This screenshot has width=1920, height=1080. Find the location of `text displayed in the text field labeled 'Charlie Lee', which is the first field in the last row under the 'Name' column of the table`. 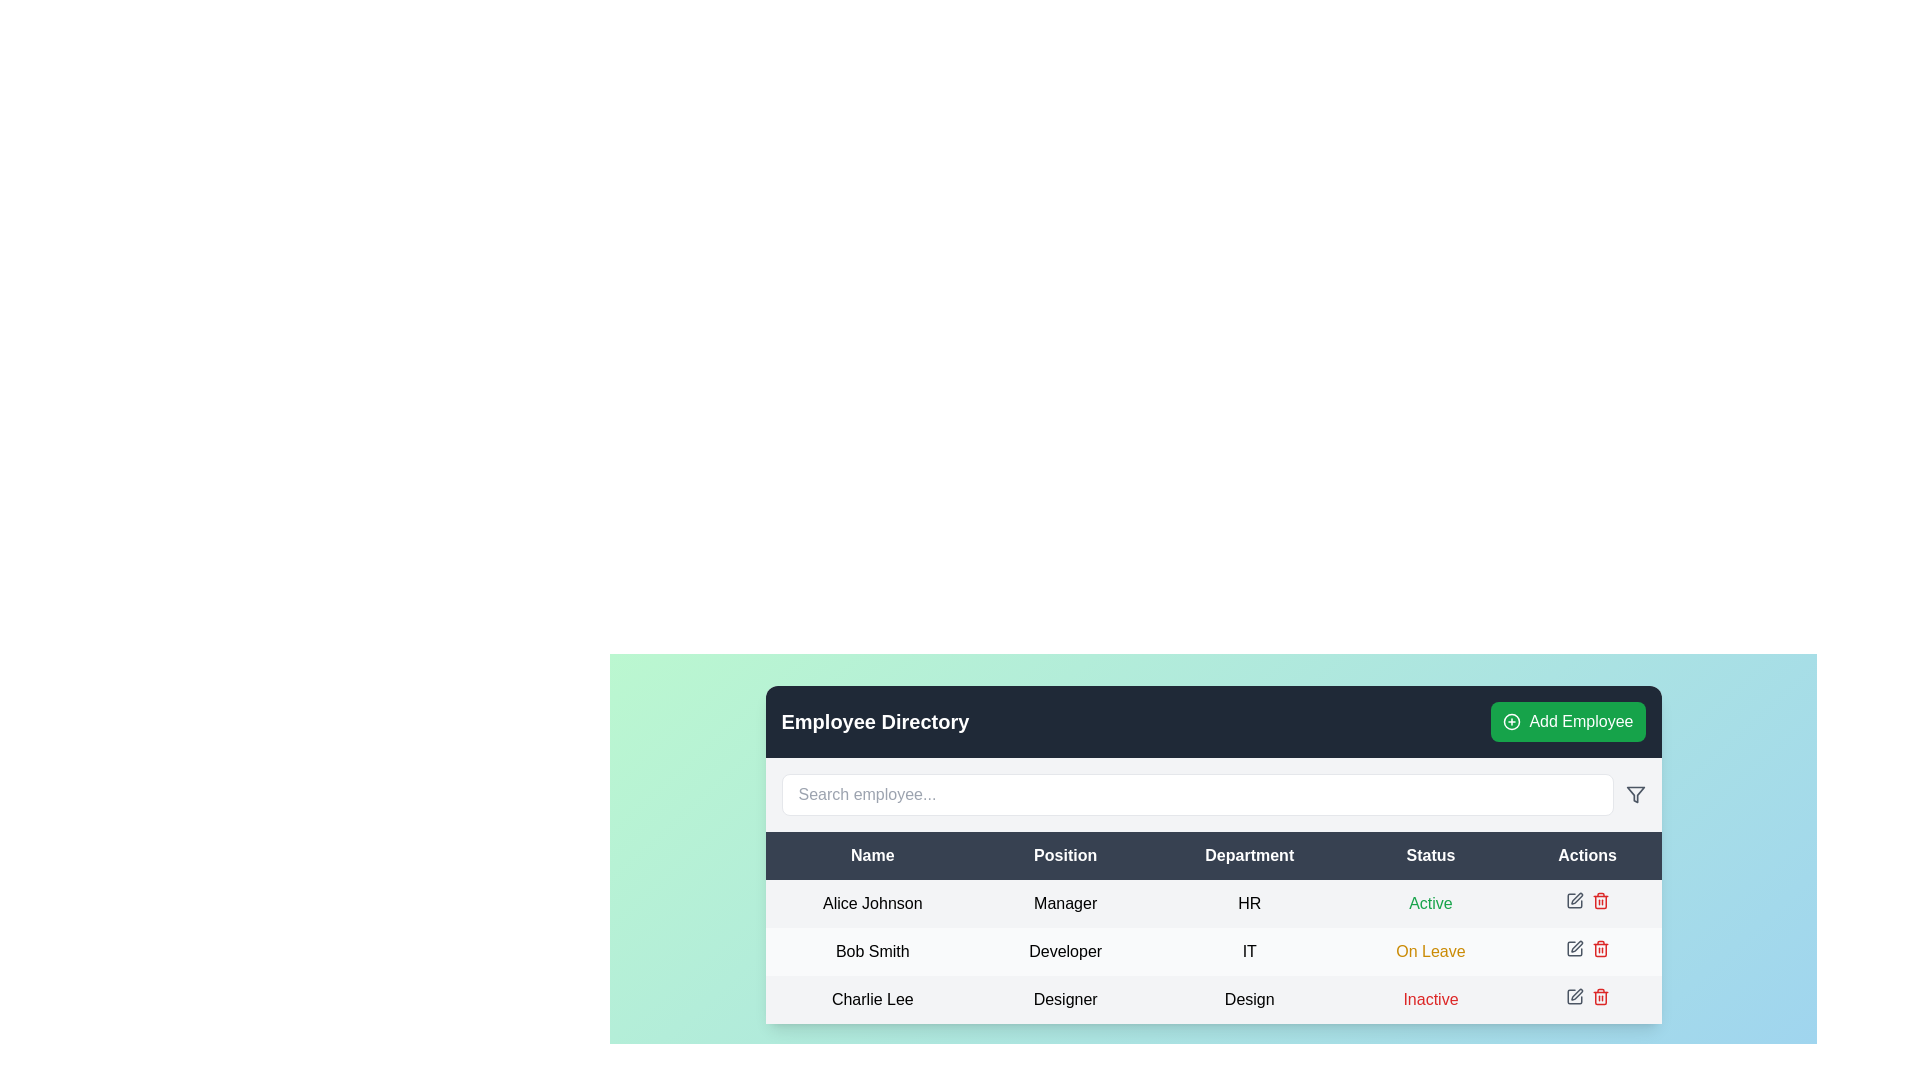

text displayed in the text field labeled 'Charlie Lee', which is the first field in the last row under the 'Name' column of the table is located at coordinates (872, 999).